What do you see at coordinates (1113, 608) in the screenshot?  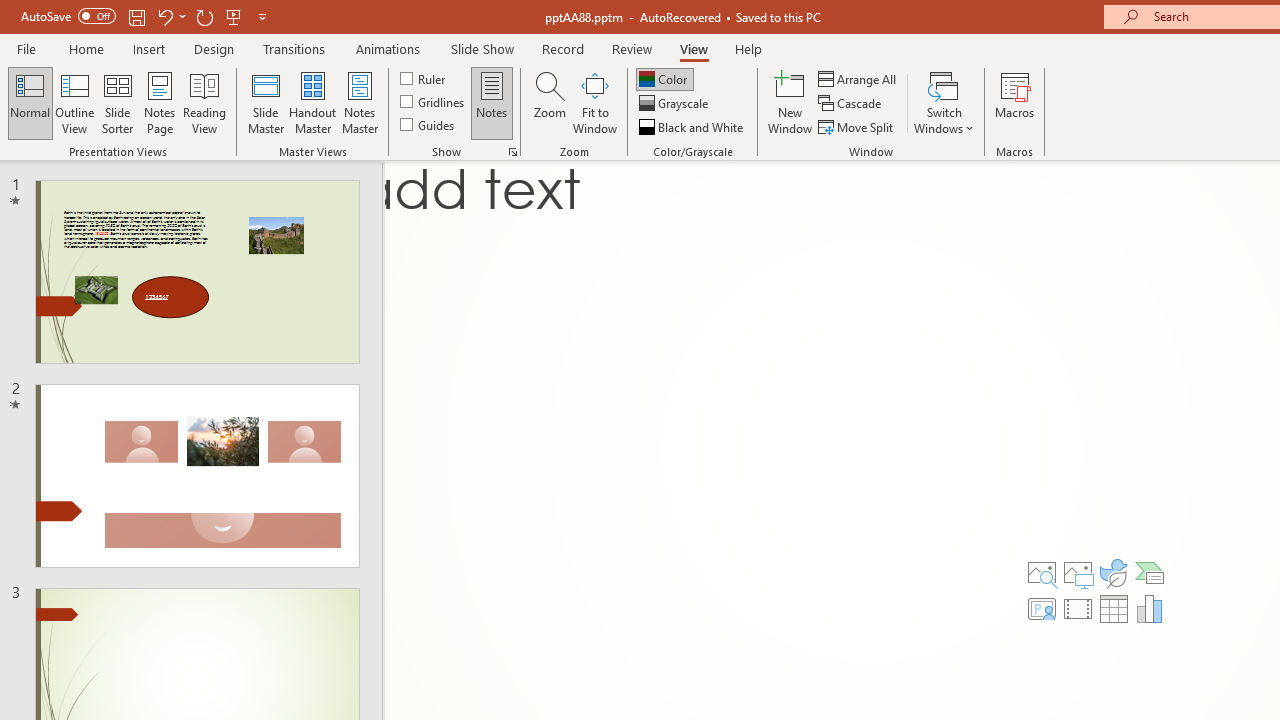 I see `'Insert Table'` at bounding box center [1113, 608].